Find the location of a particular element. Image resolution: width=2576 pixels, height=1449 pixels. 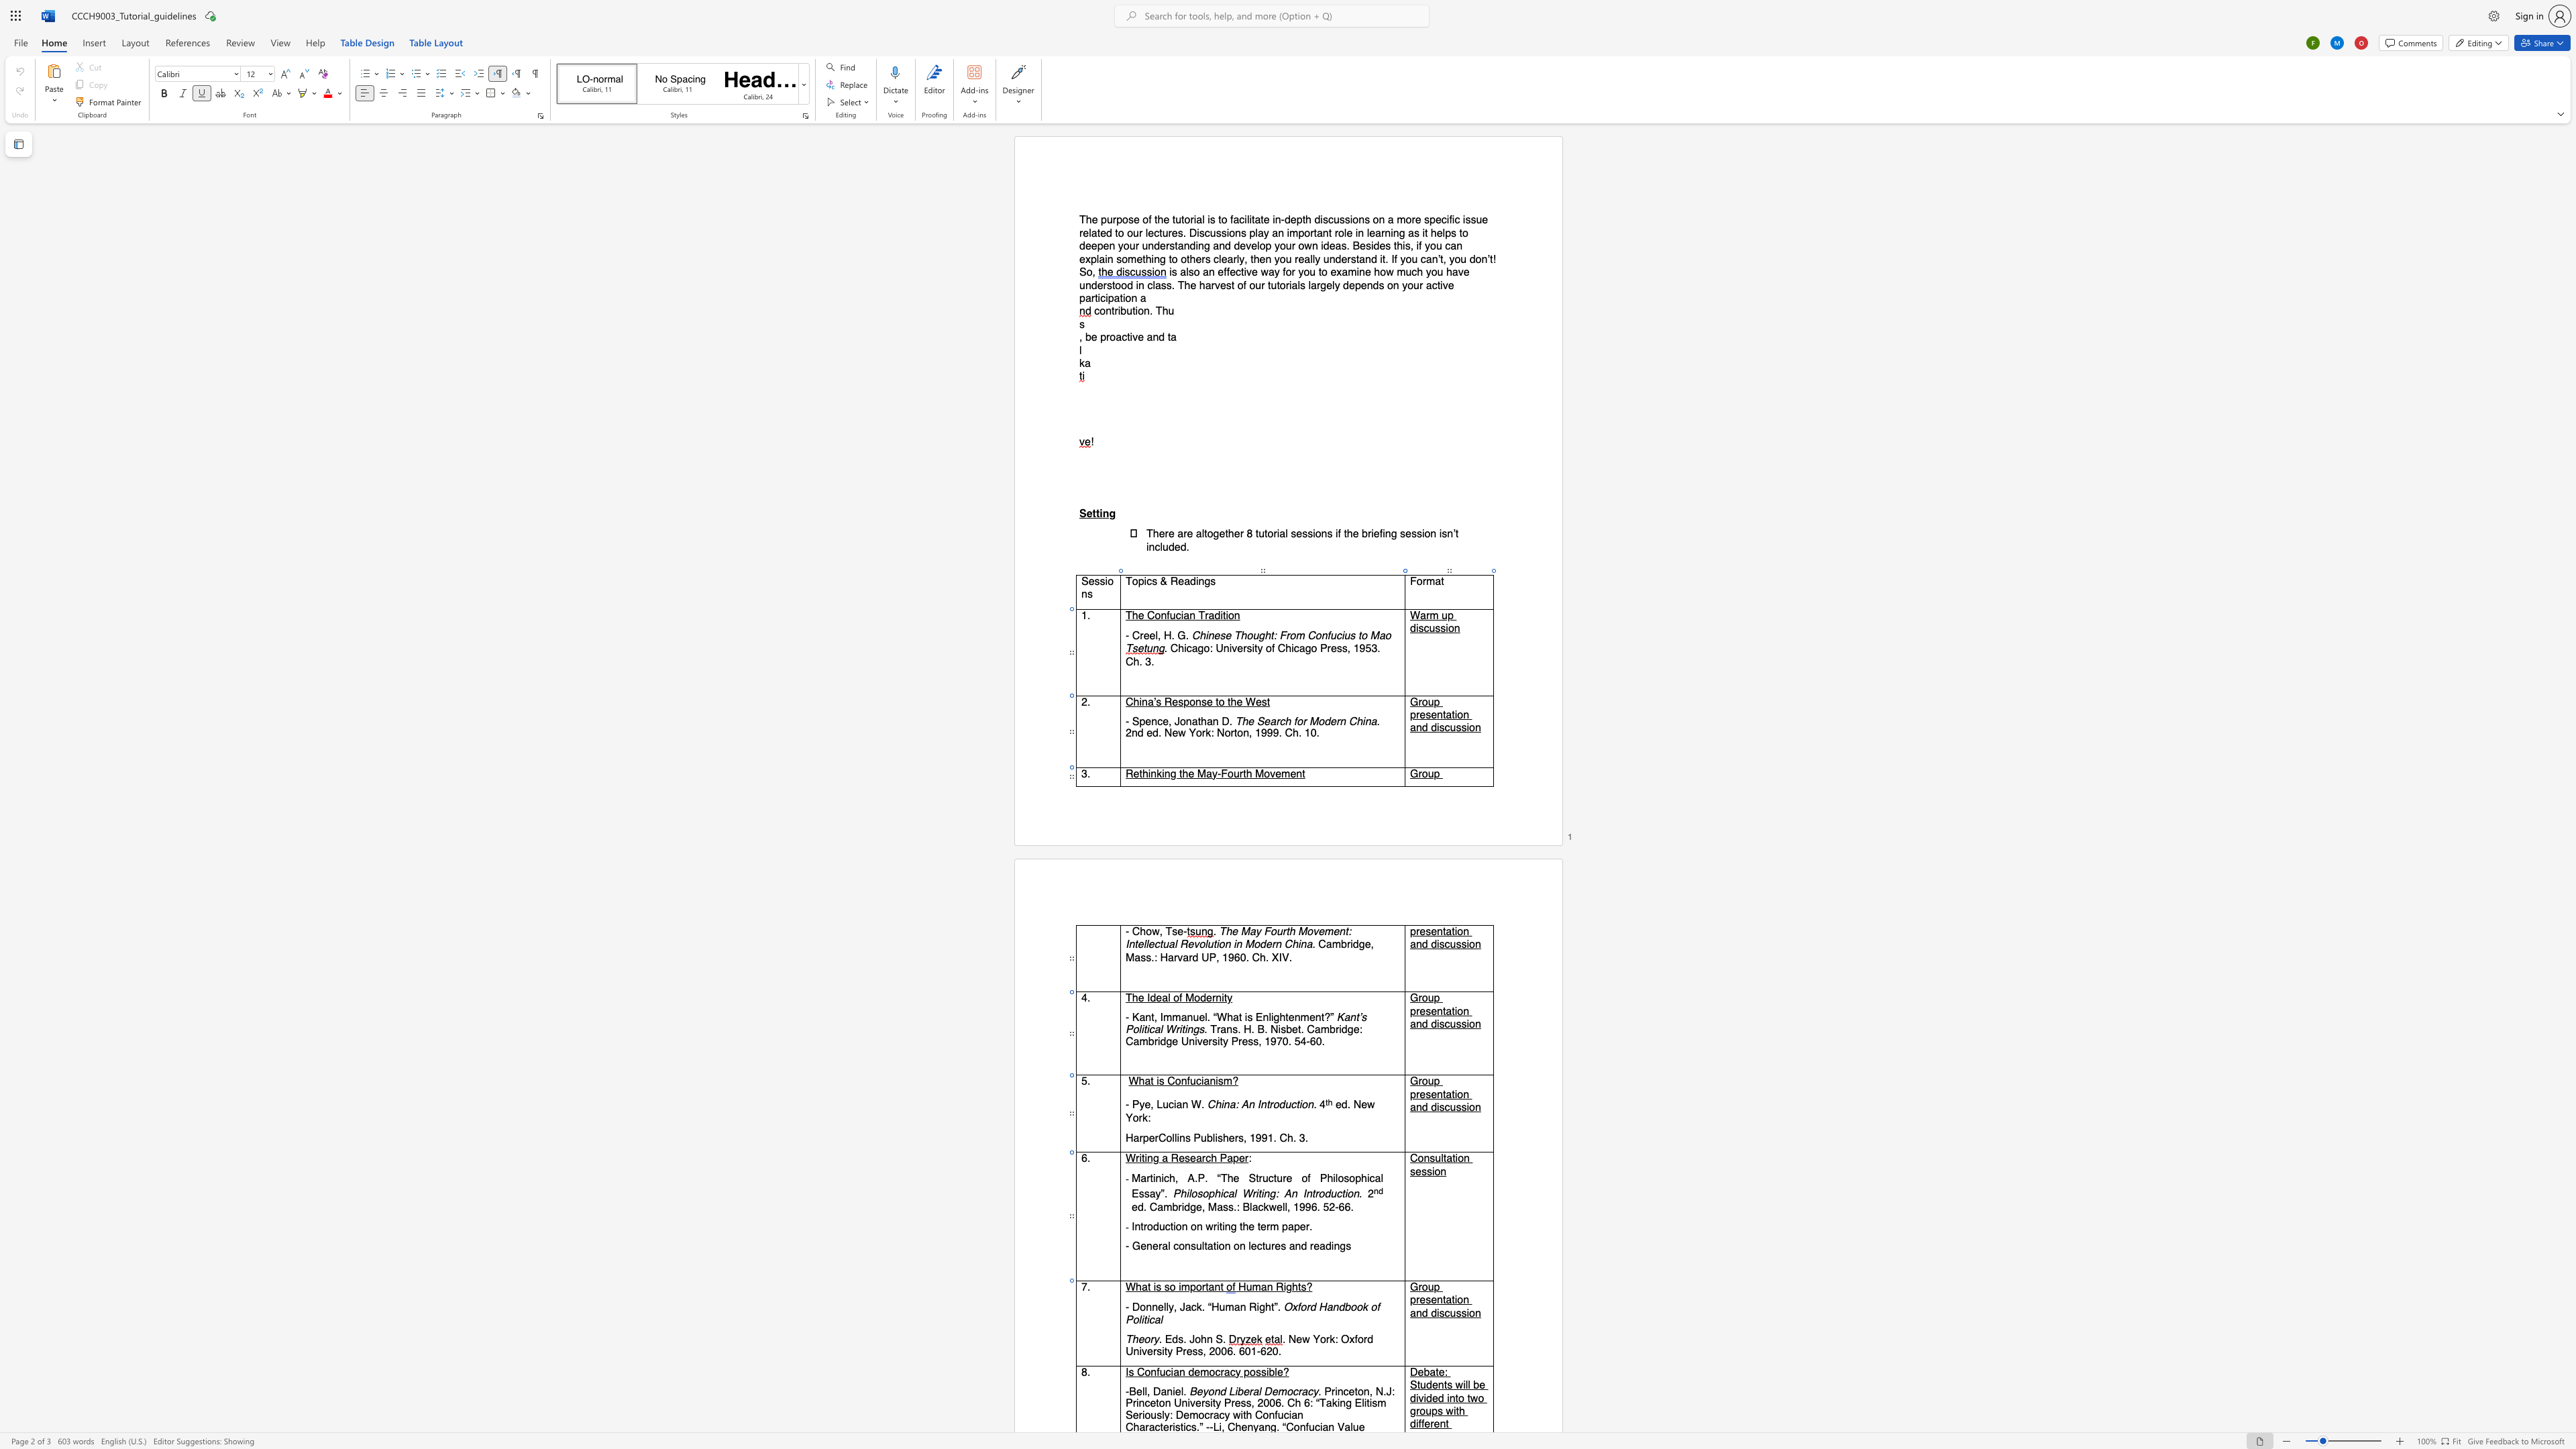

the 1th character "c" in the text is located at coordinates (1171, 1104).